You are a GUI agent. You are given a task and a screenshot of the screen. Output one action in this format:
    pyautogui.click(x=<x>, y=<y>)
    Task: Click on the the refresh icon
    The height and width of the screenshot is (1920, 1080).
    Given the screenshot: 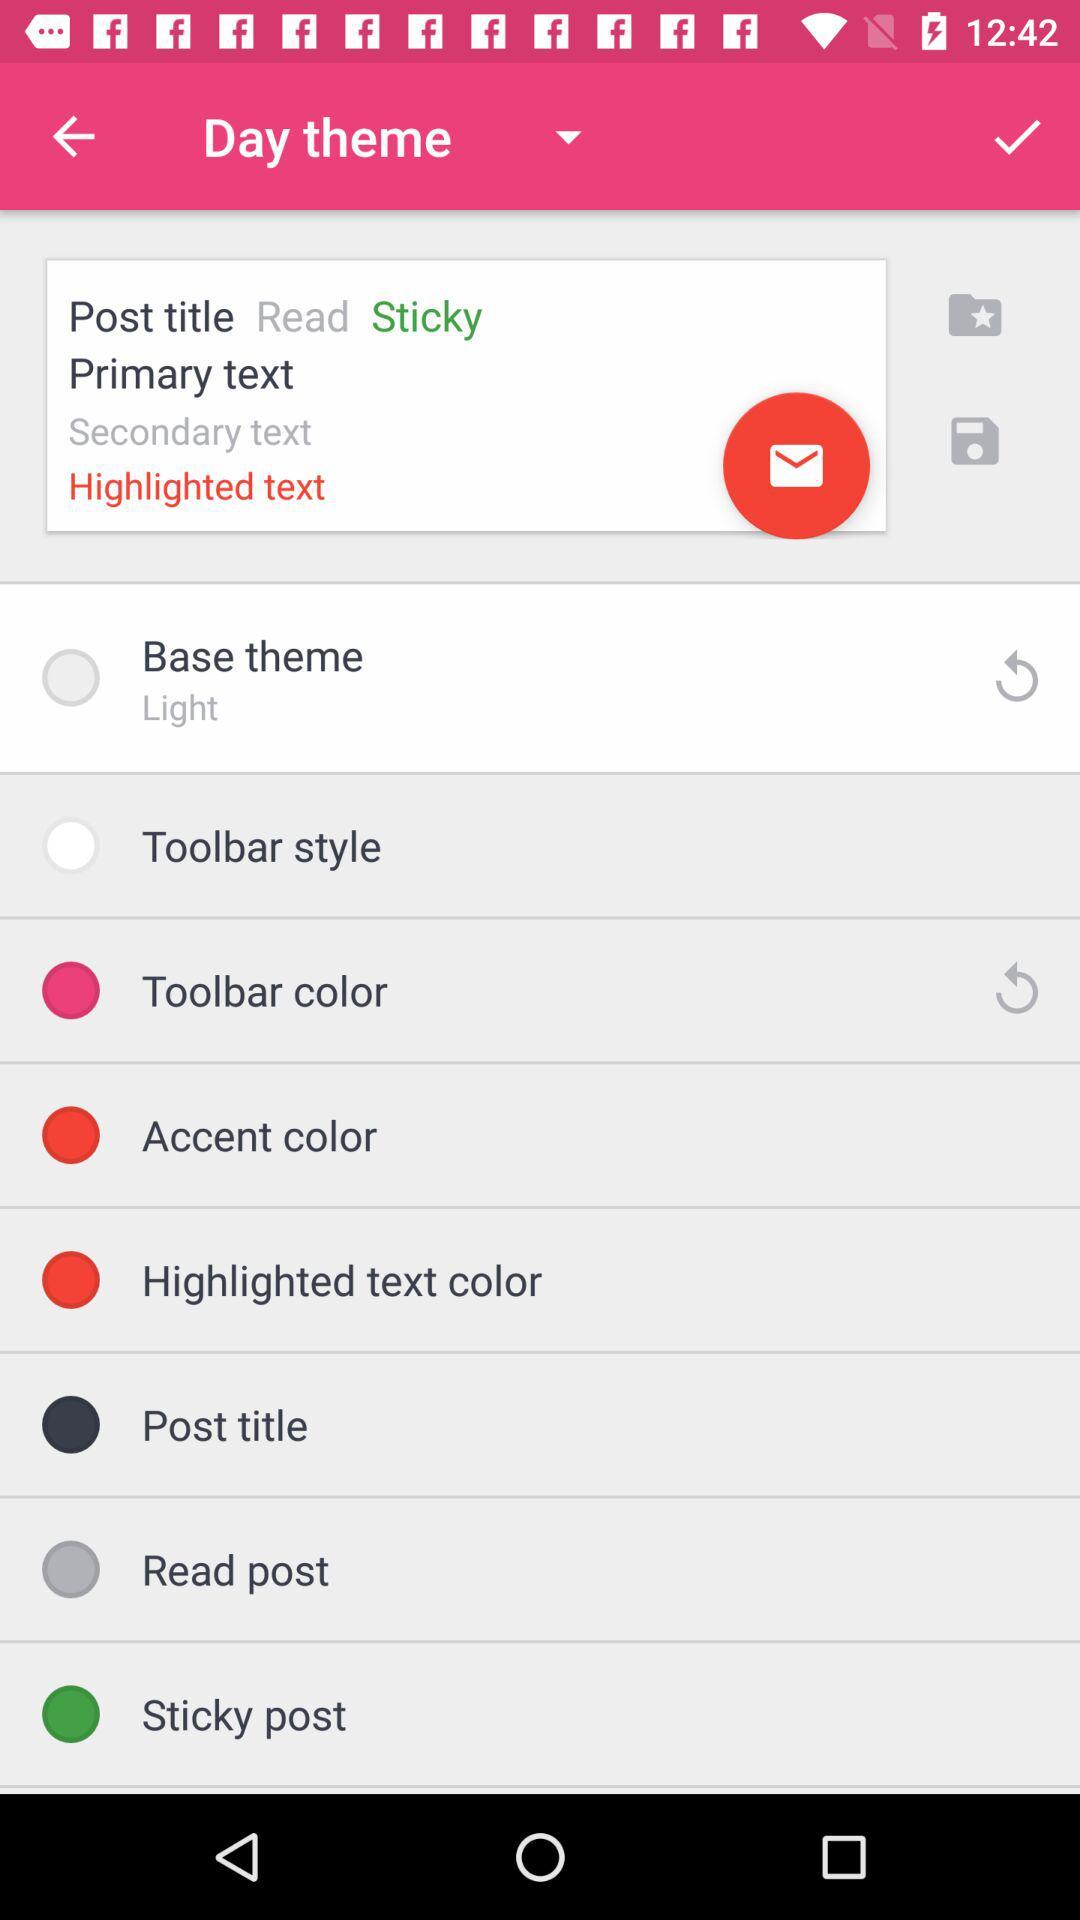 What is the action you would take?
    pyautogui.click(x=1017, y=677)
    